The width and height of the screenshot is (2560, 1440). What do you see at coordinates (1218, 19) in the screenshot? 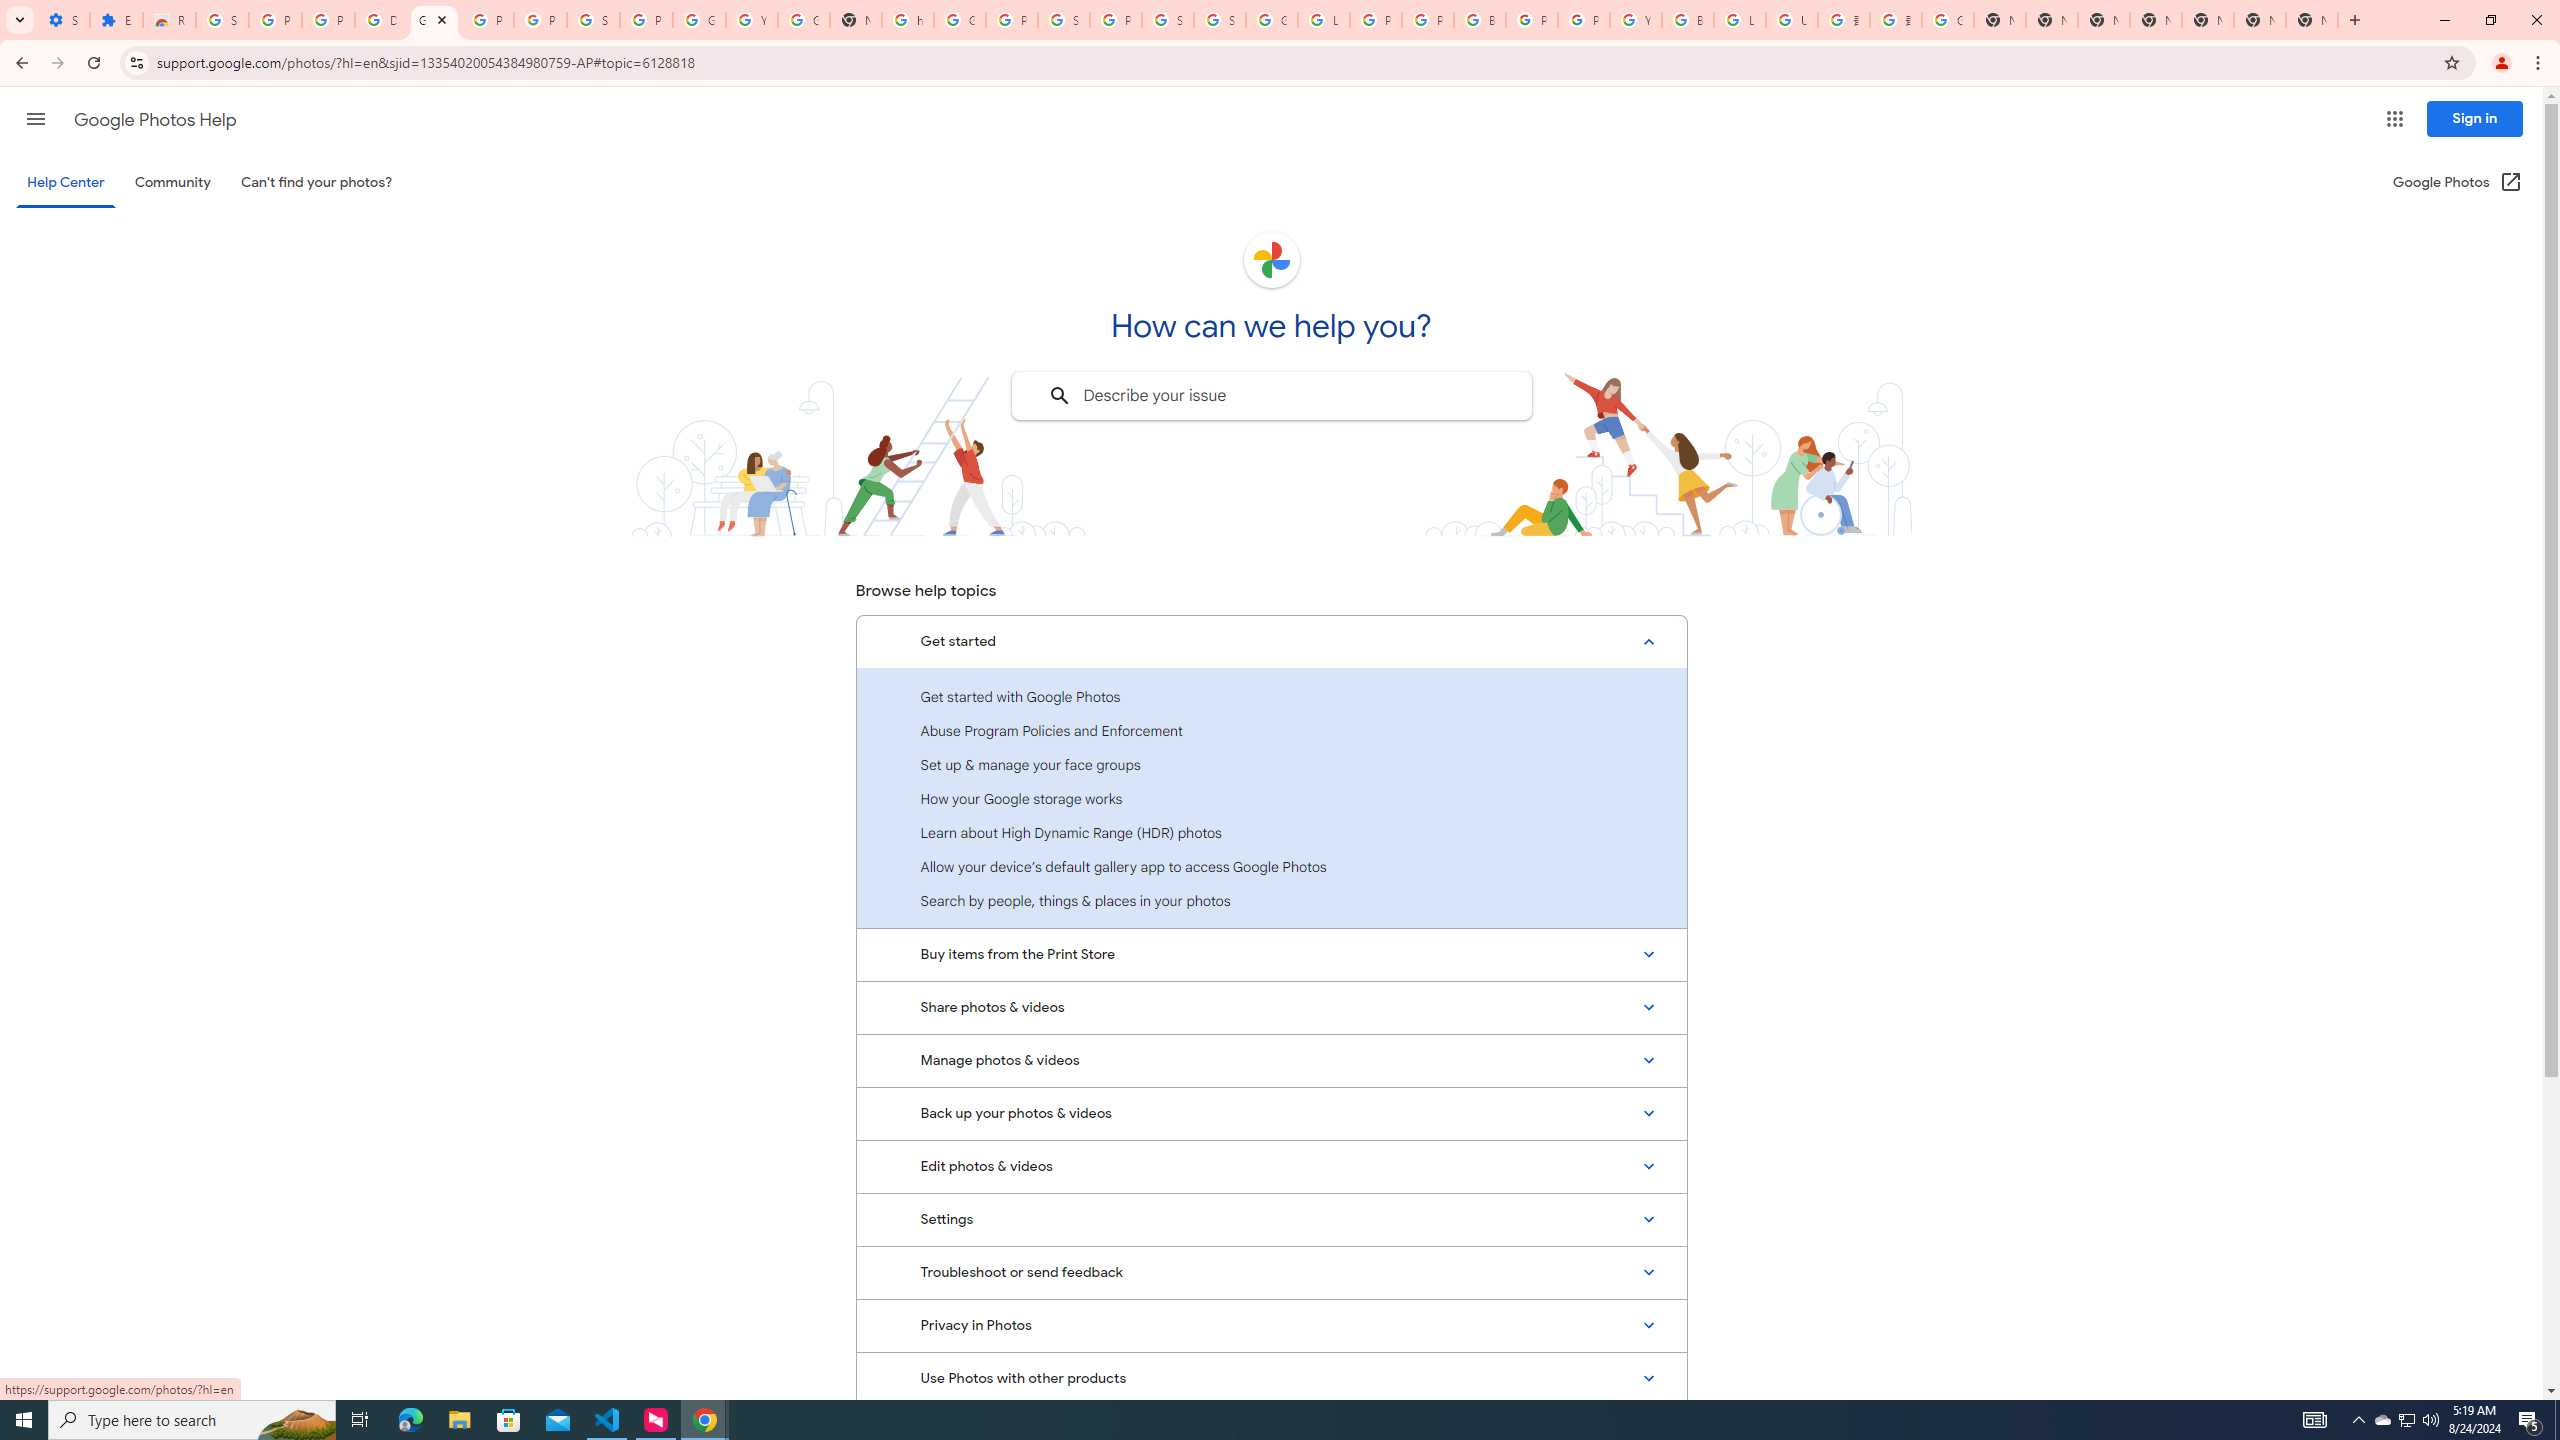
I see `'Sign in - Google Accounts'` at bounding box center [1218, 19].